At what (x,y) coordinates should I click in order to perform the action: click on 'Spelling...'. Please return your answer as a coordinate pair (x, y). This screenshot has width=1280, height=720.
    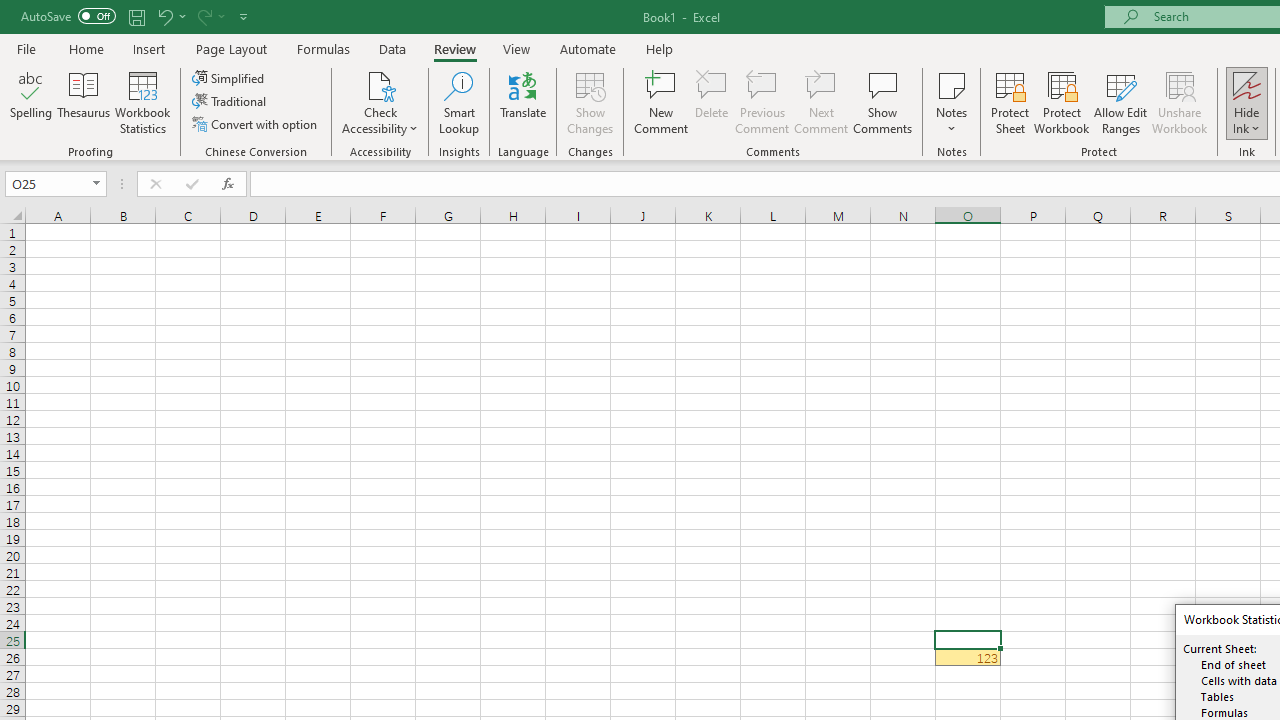
    Looking at the image, I should click on (31, 103).